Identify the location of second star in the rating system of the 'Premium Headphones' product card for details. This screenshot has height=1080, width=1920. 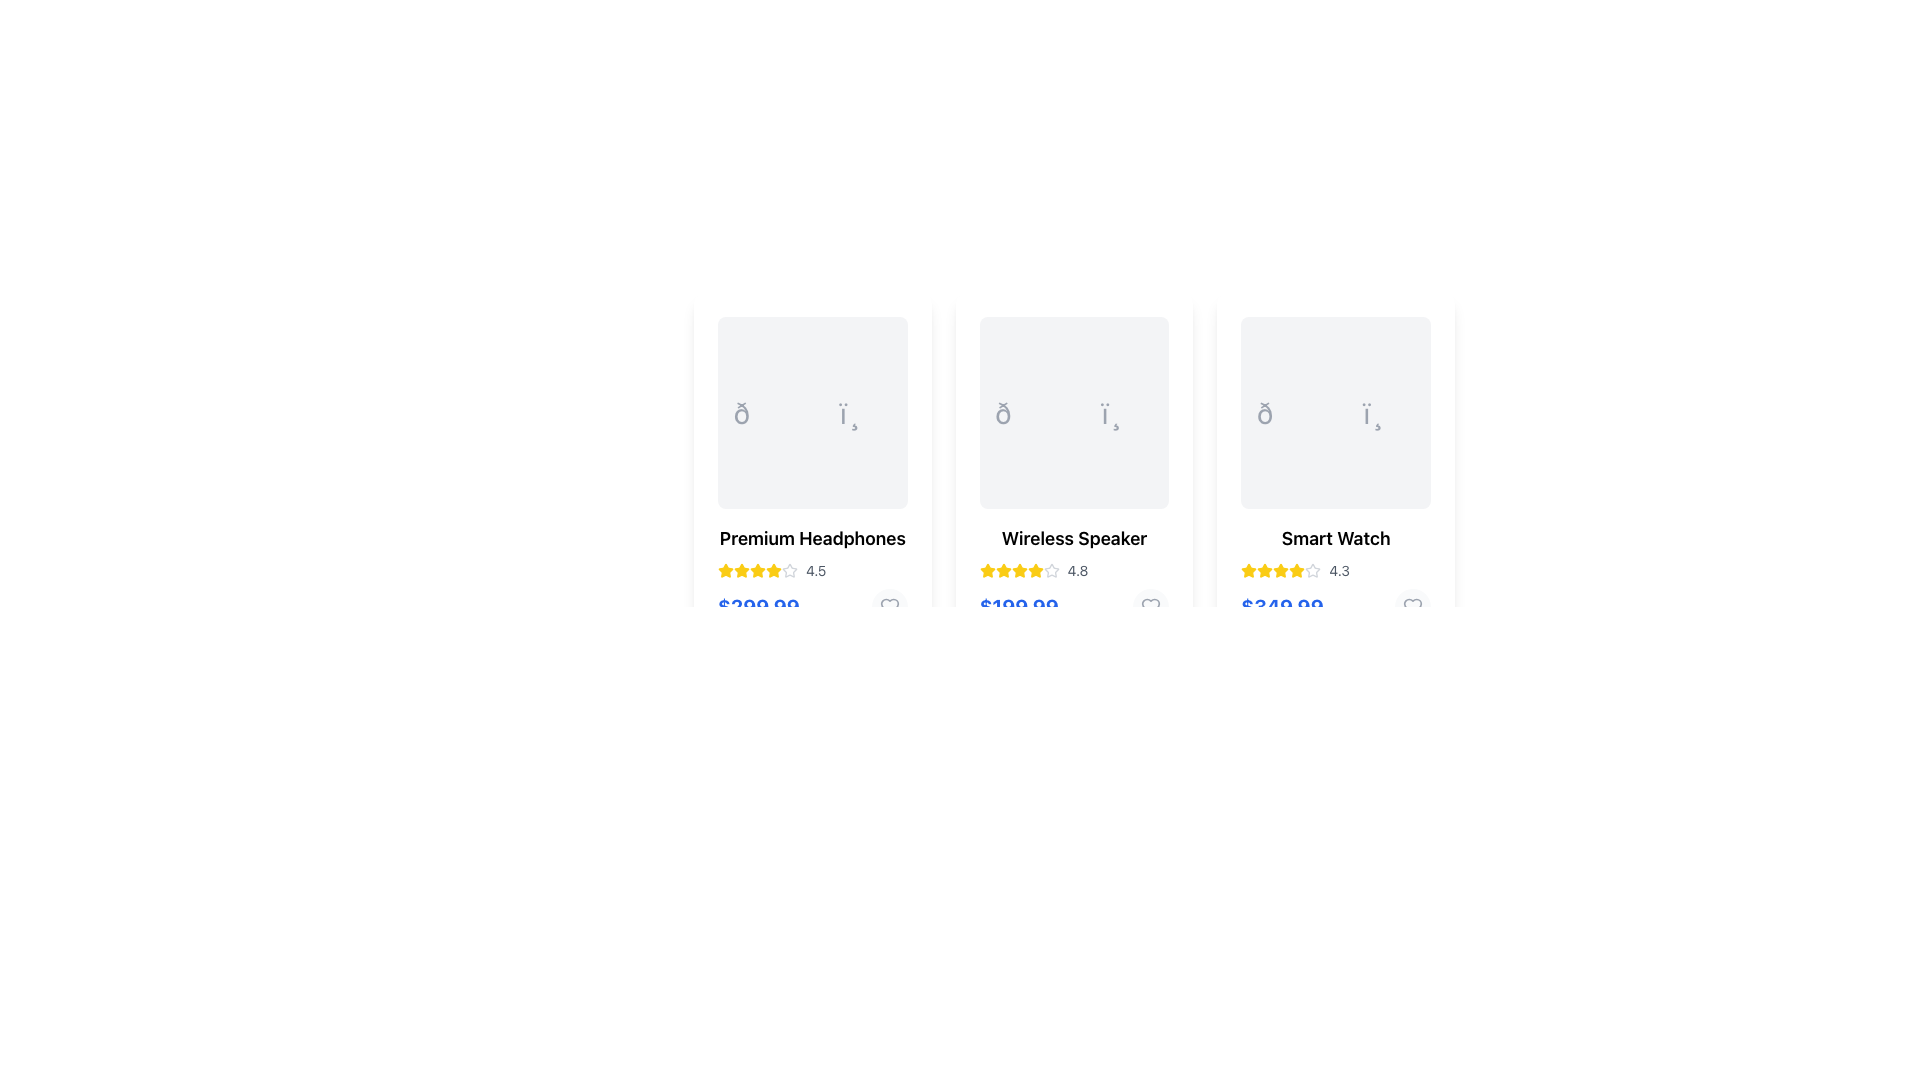
(772, 570).